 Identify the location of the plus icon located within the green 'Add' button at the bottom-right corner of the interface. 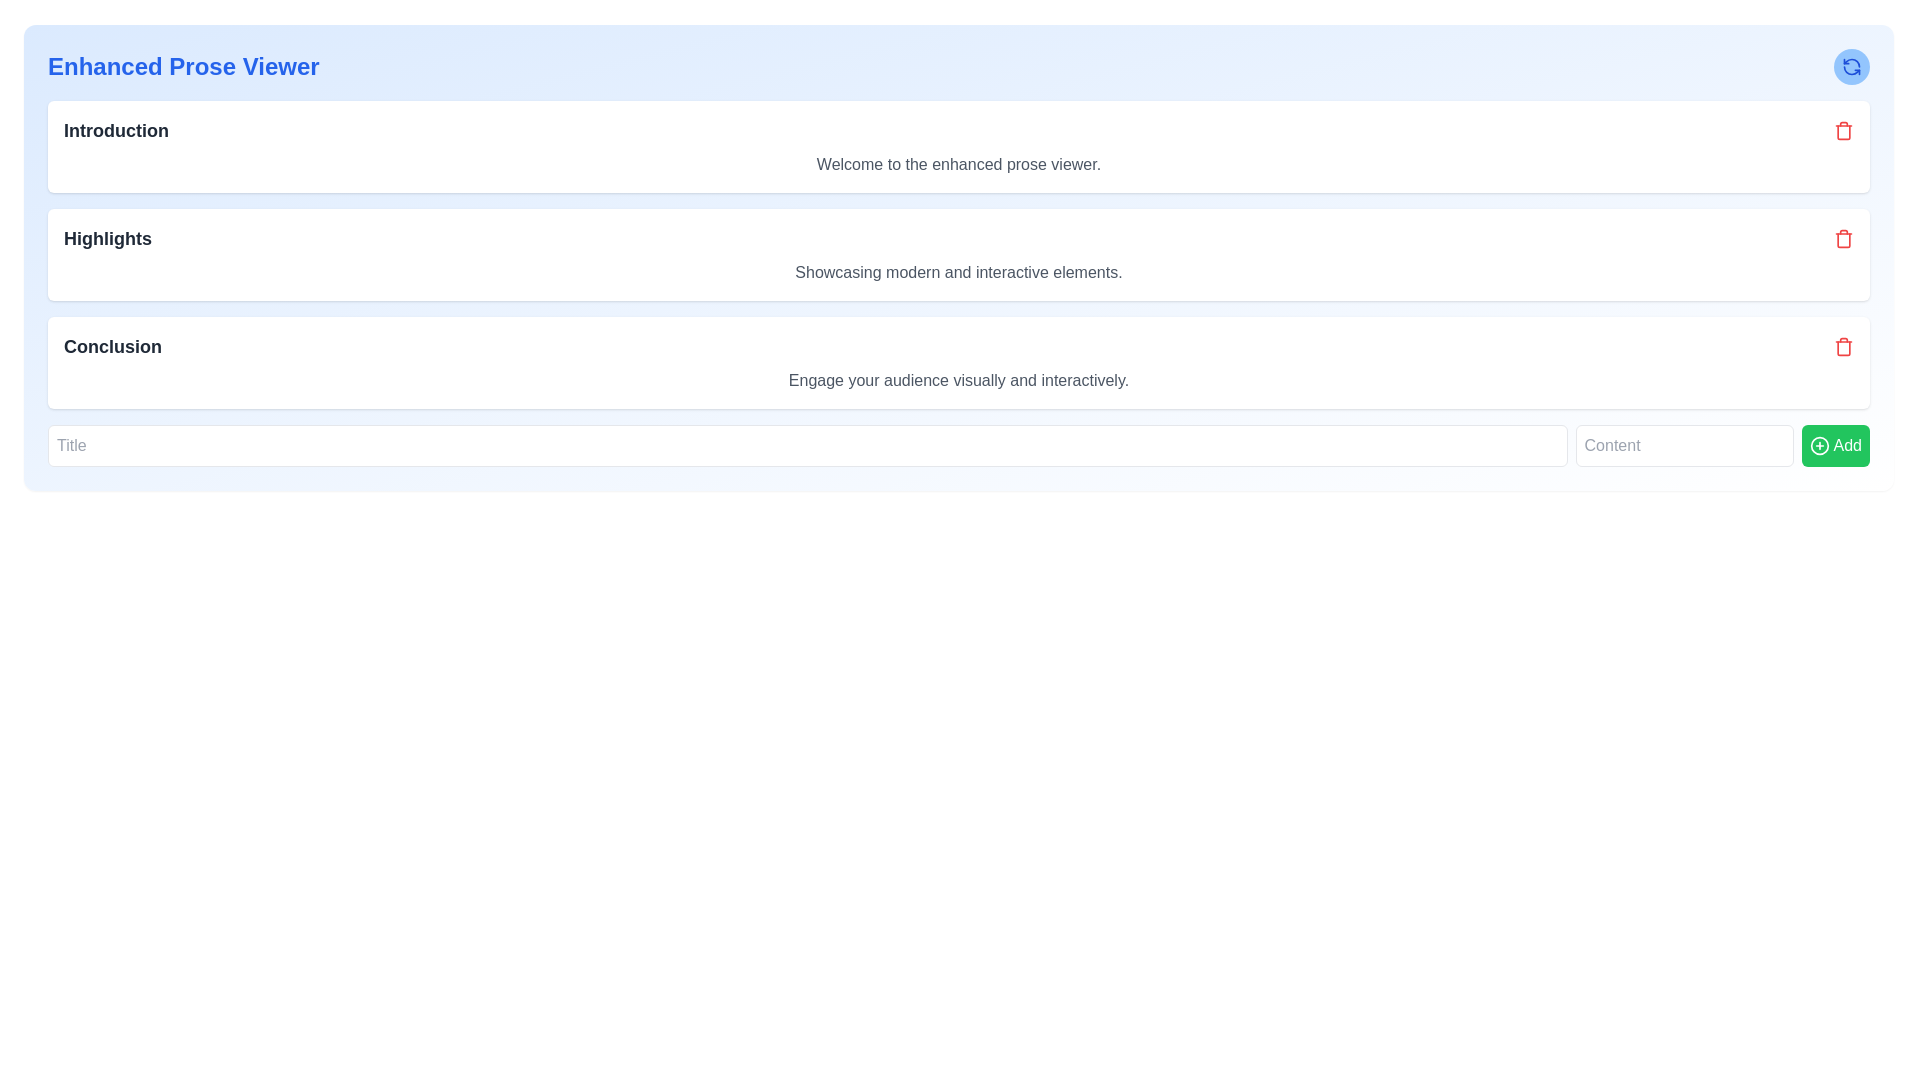
(1819, 445).